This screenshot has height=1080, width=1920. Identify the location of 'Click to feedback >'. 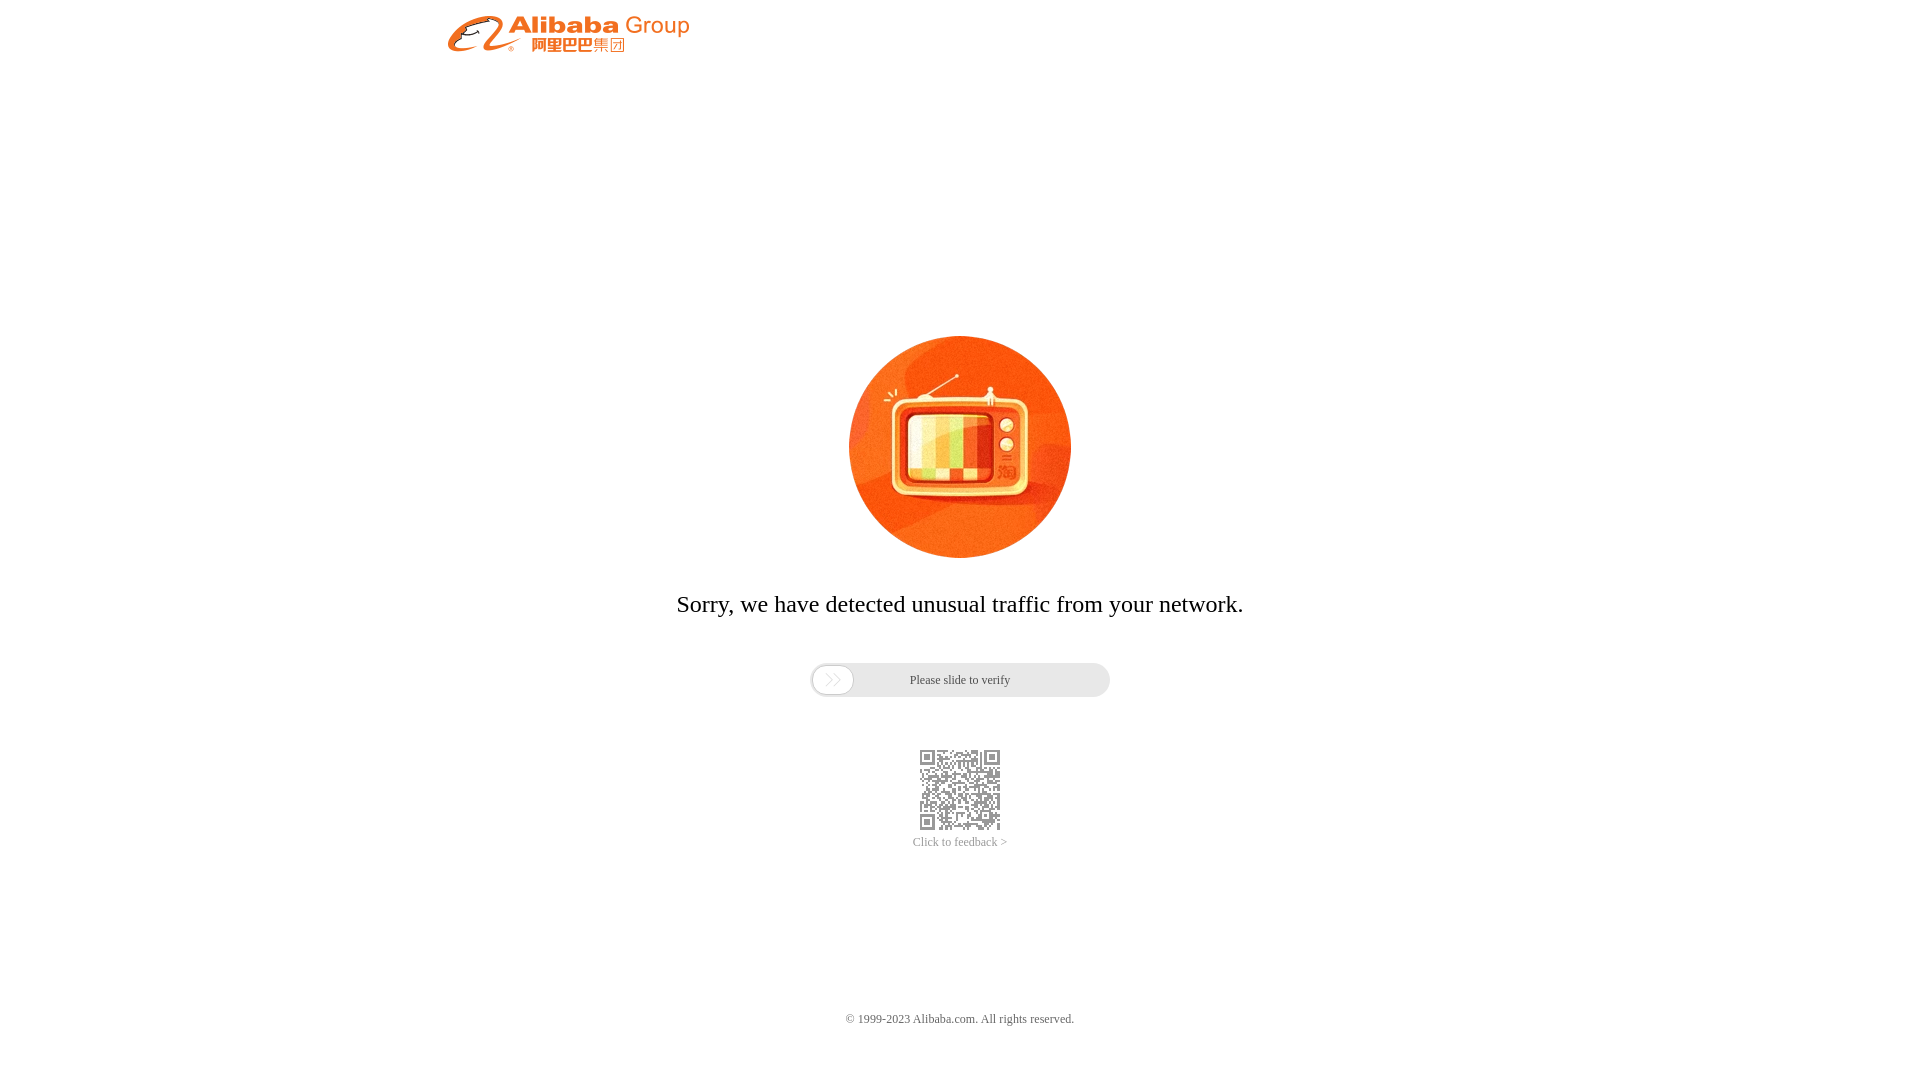
(911, 842).